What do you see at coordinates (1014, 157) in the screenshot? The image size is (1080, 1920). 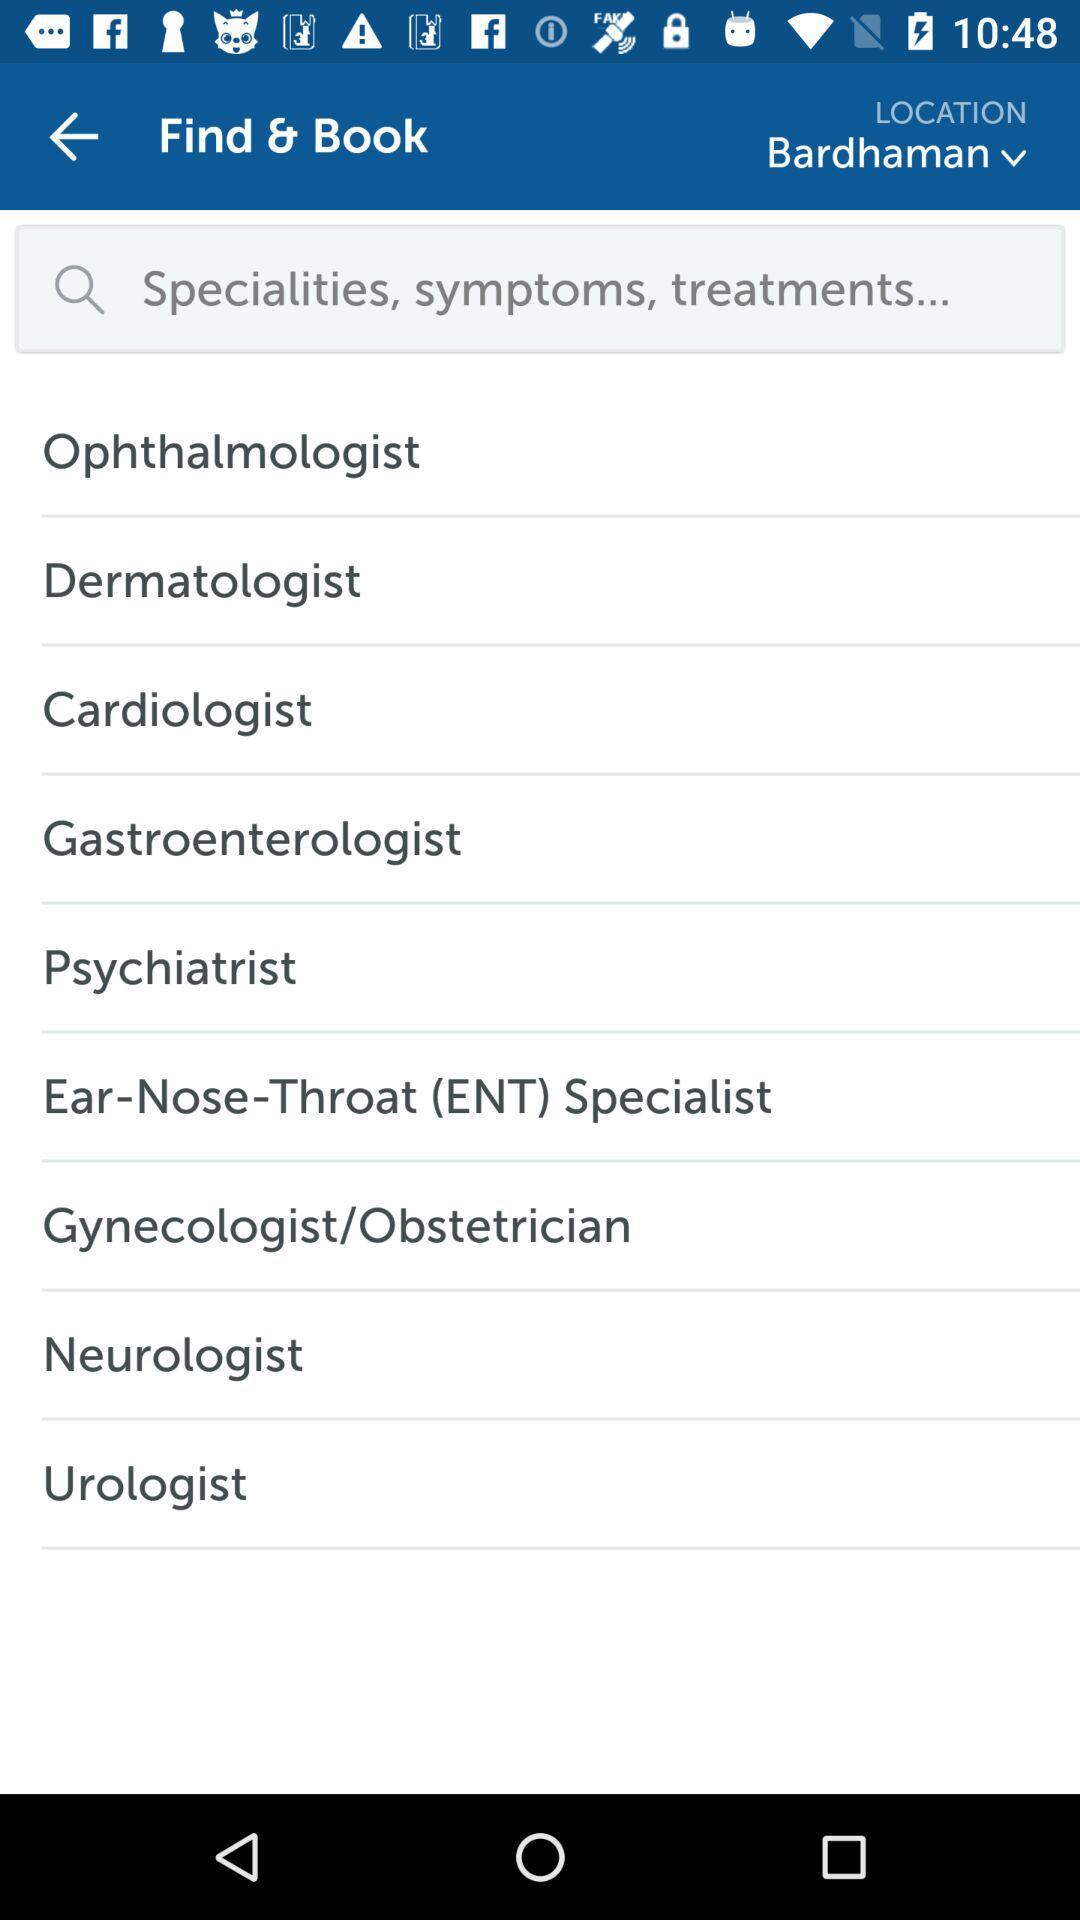 I see `info` at bounding box center [1014, 157].